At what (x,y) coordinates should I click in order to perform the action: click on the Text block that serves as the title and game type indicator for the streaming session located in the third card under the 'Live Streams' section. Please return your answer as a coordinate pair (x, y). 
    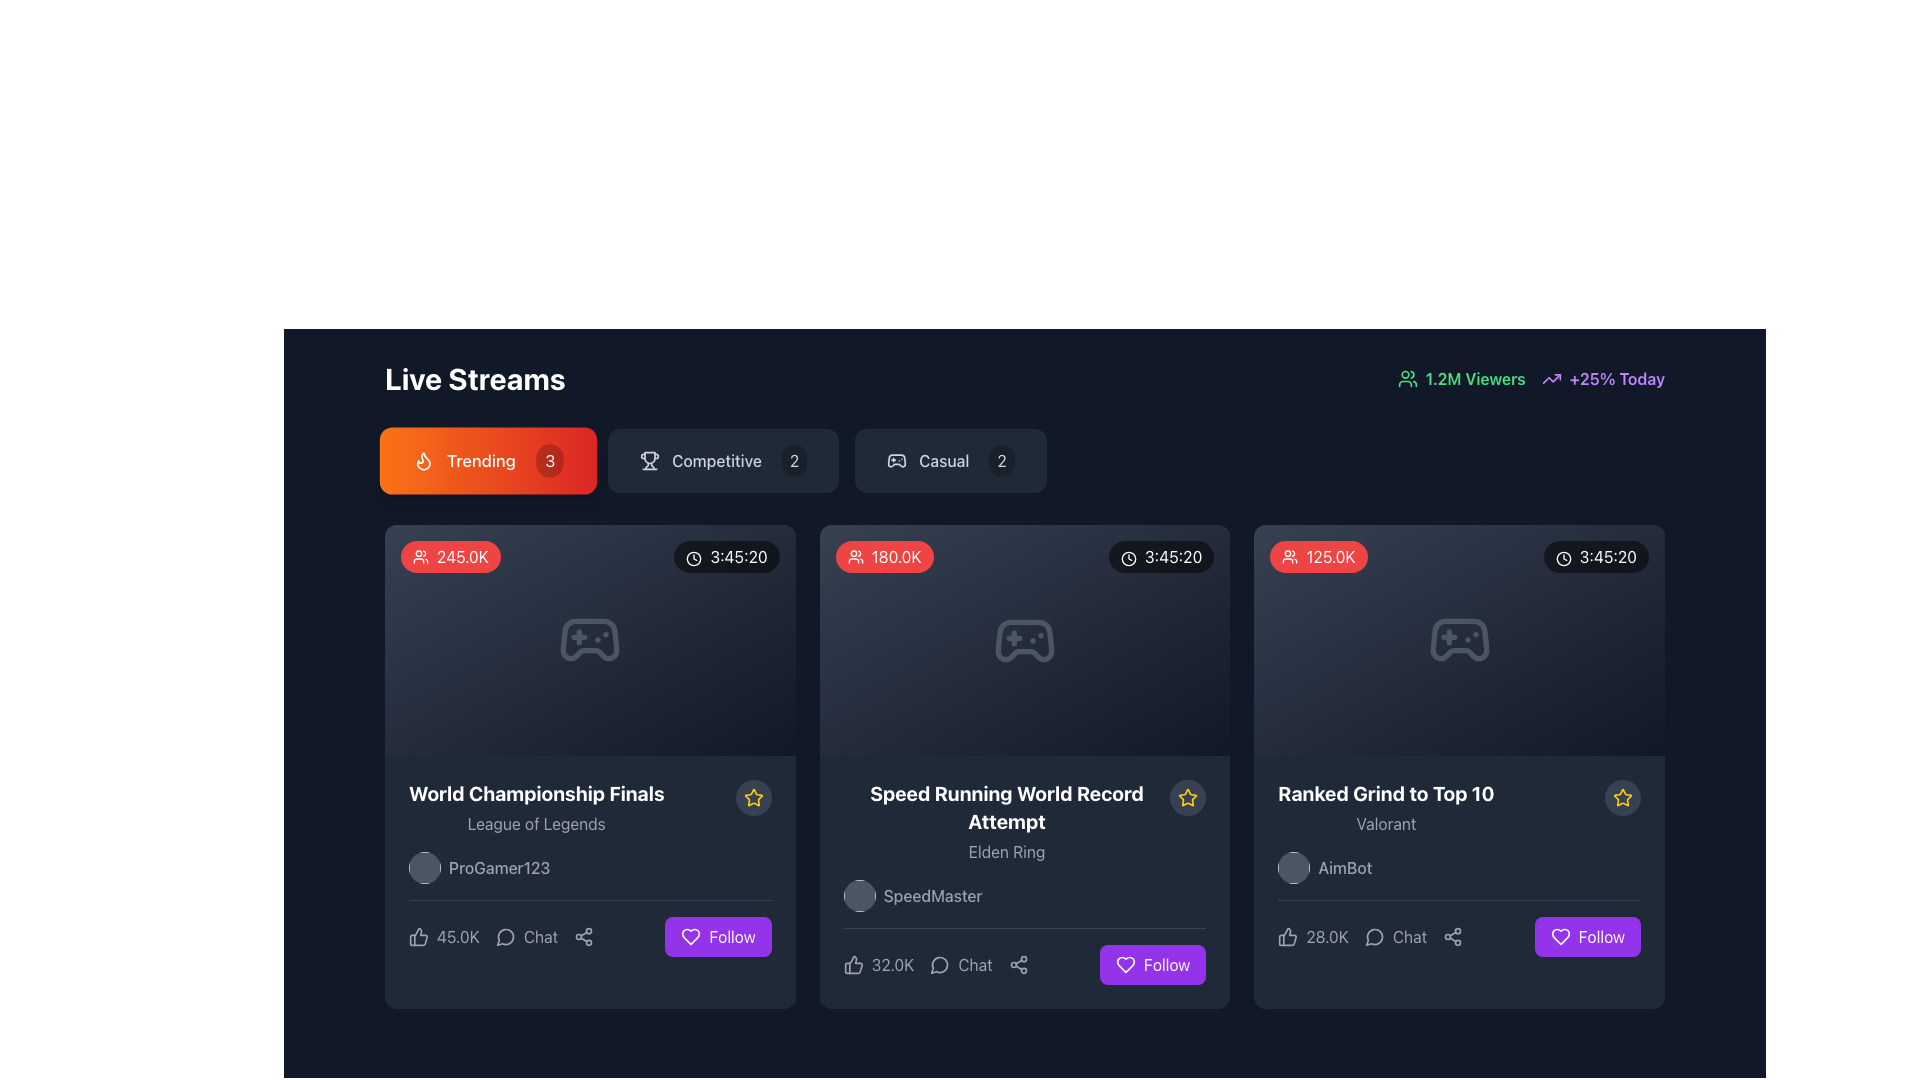
    Looking at the image, I should click on (1459, 806).